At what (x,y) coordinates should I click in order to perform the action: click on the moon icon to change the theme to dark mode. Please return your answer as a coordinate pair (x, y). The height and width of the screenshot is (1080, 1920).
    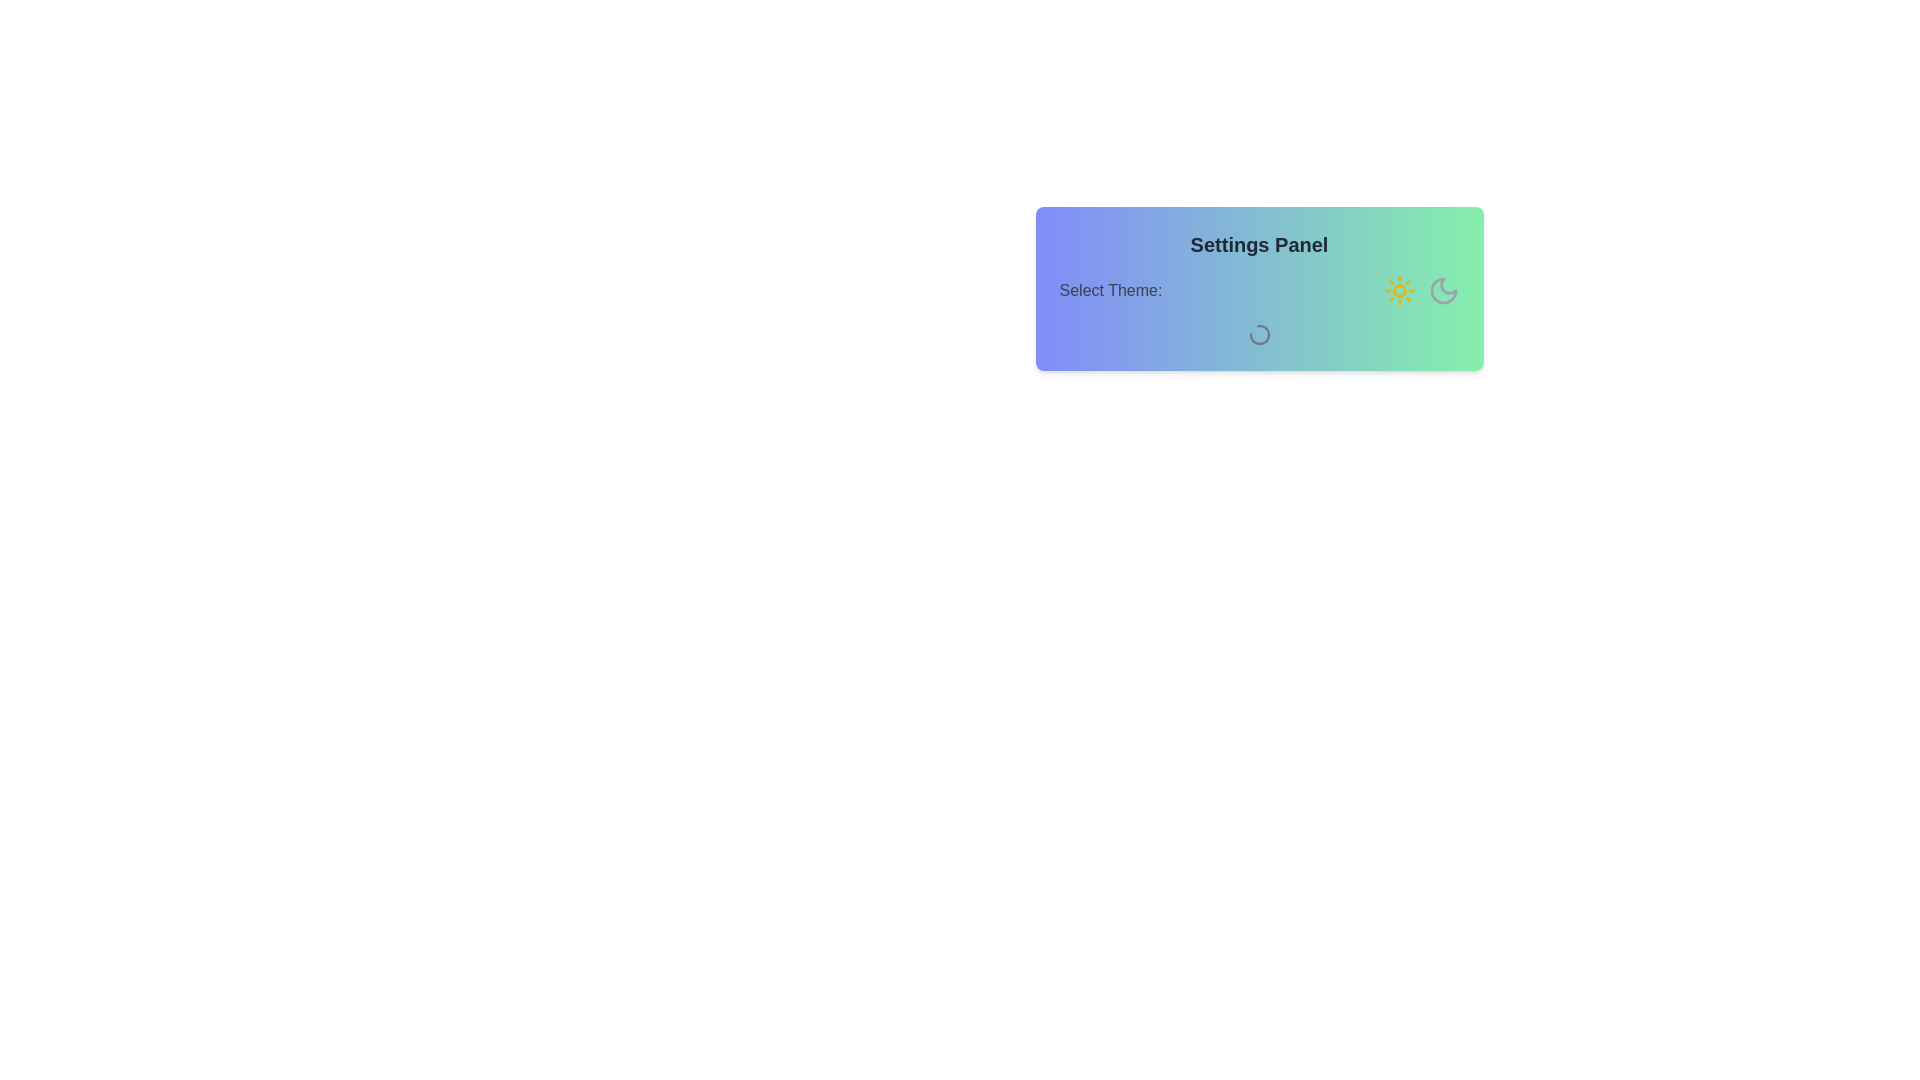
    Looking at the image, I should click on (1443, 290).